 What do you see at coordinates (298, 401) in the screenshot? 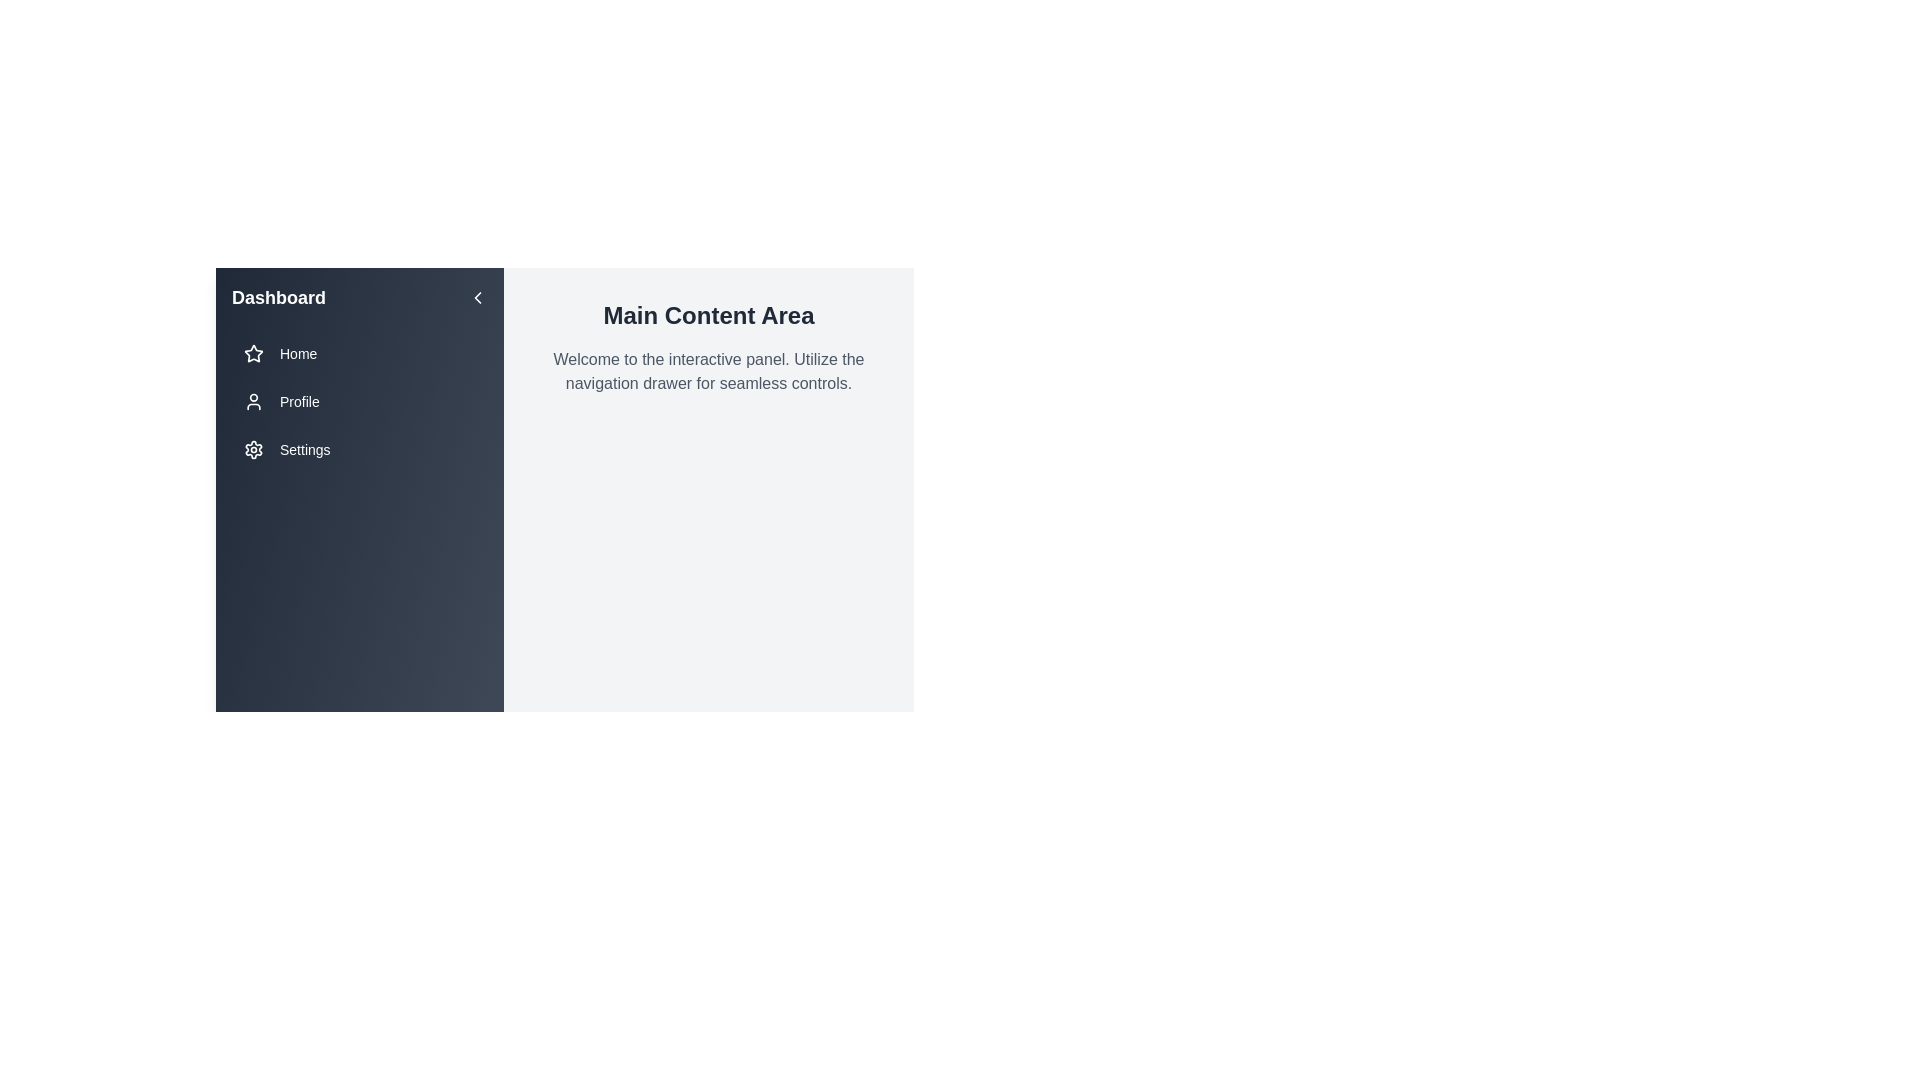
I see `the 'Profile' label in the navigation menu, which is located below the 'Home' item and above the 'Settings' item, and is styled with a small font size` at bounding box center [298, 401].